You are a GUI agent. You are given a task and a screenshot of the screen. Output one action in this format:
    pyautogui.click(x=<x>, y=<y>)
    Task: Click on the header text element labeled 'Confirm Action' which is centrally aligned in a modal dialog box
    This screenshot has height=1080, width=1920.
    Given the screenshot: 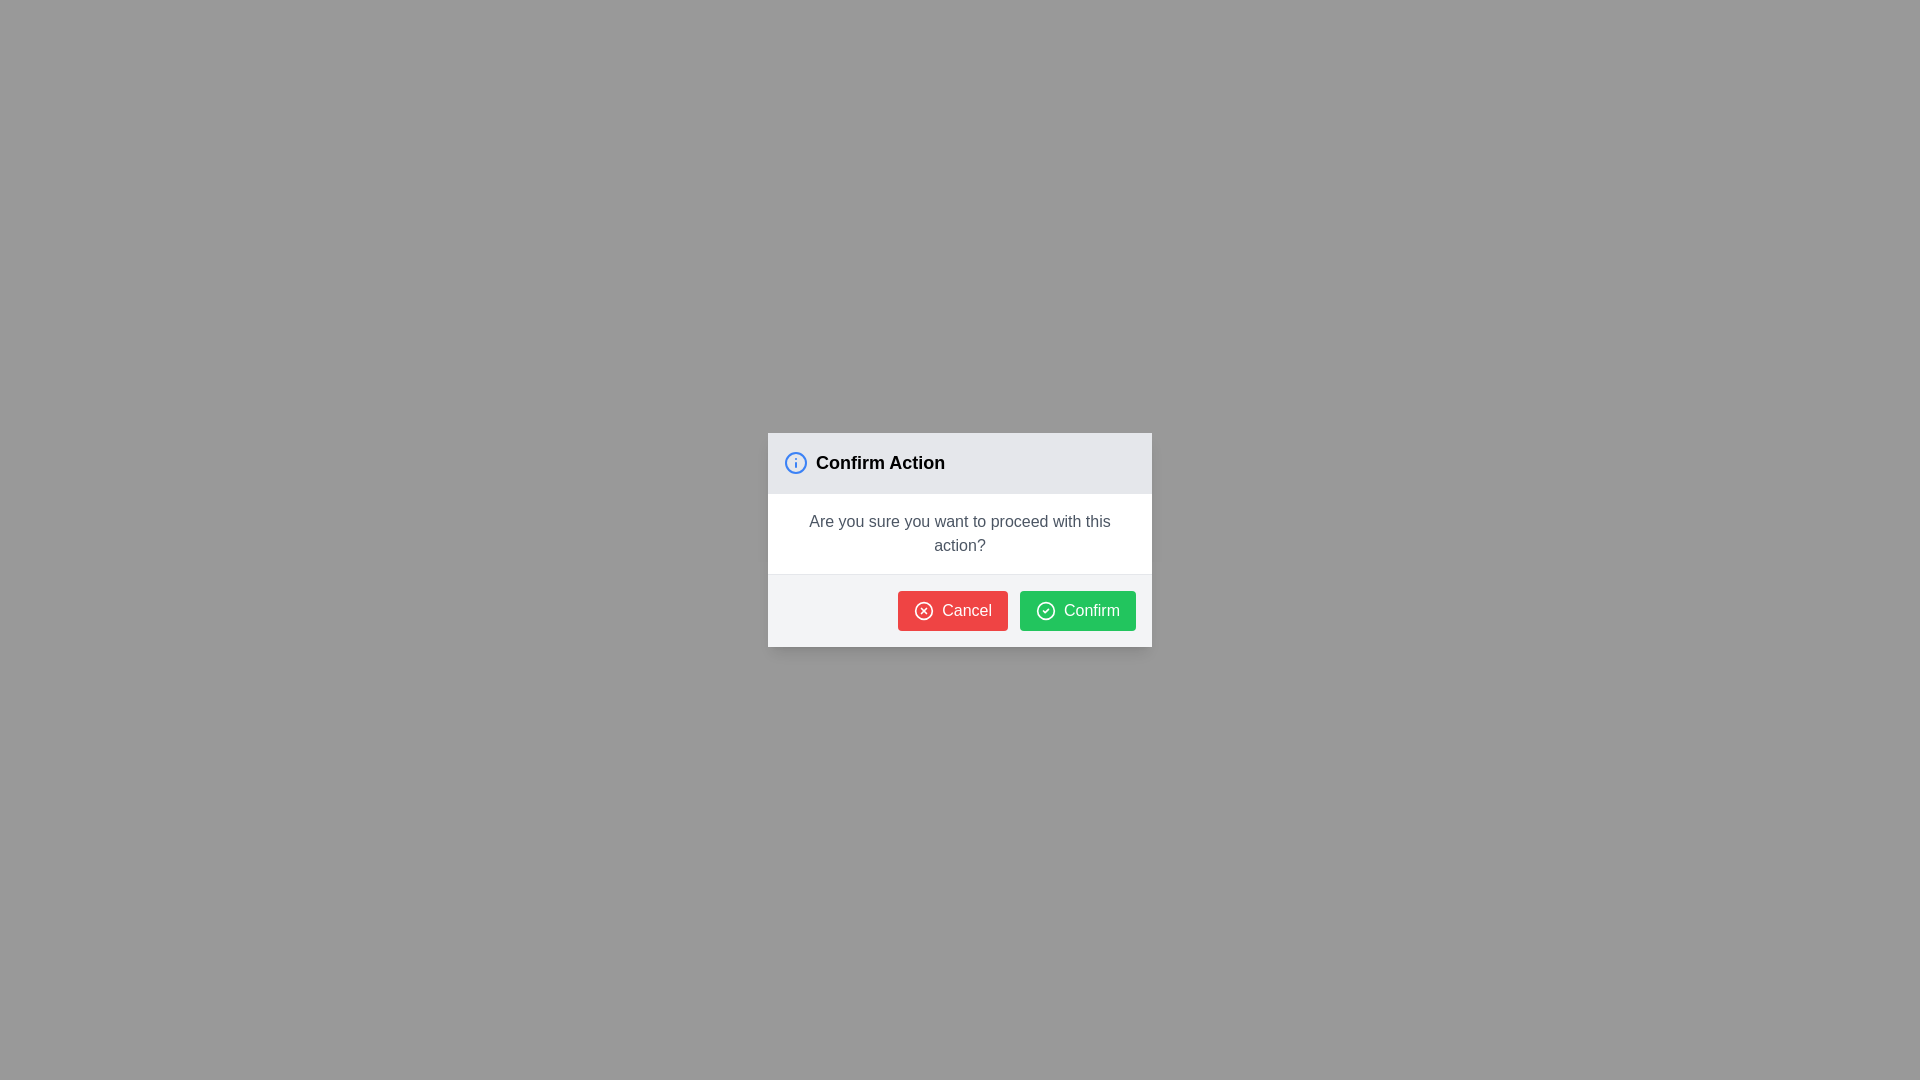 What is the action you would take?
    pyautogui.click(x=880, y=462)
    